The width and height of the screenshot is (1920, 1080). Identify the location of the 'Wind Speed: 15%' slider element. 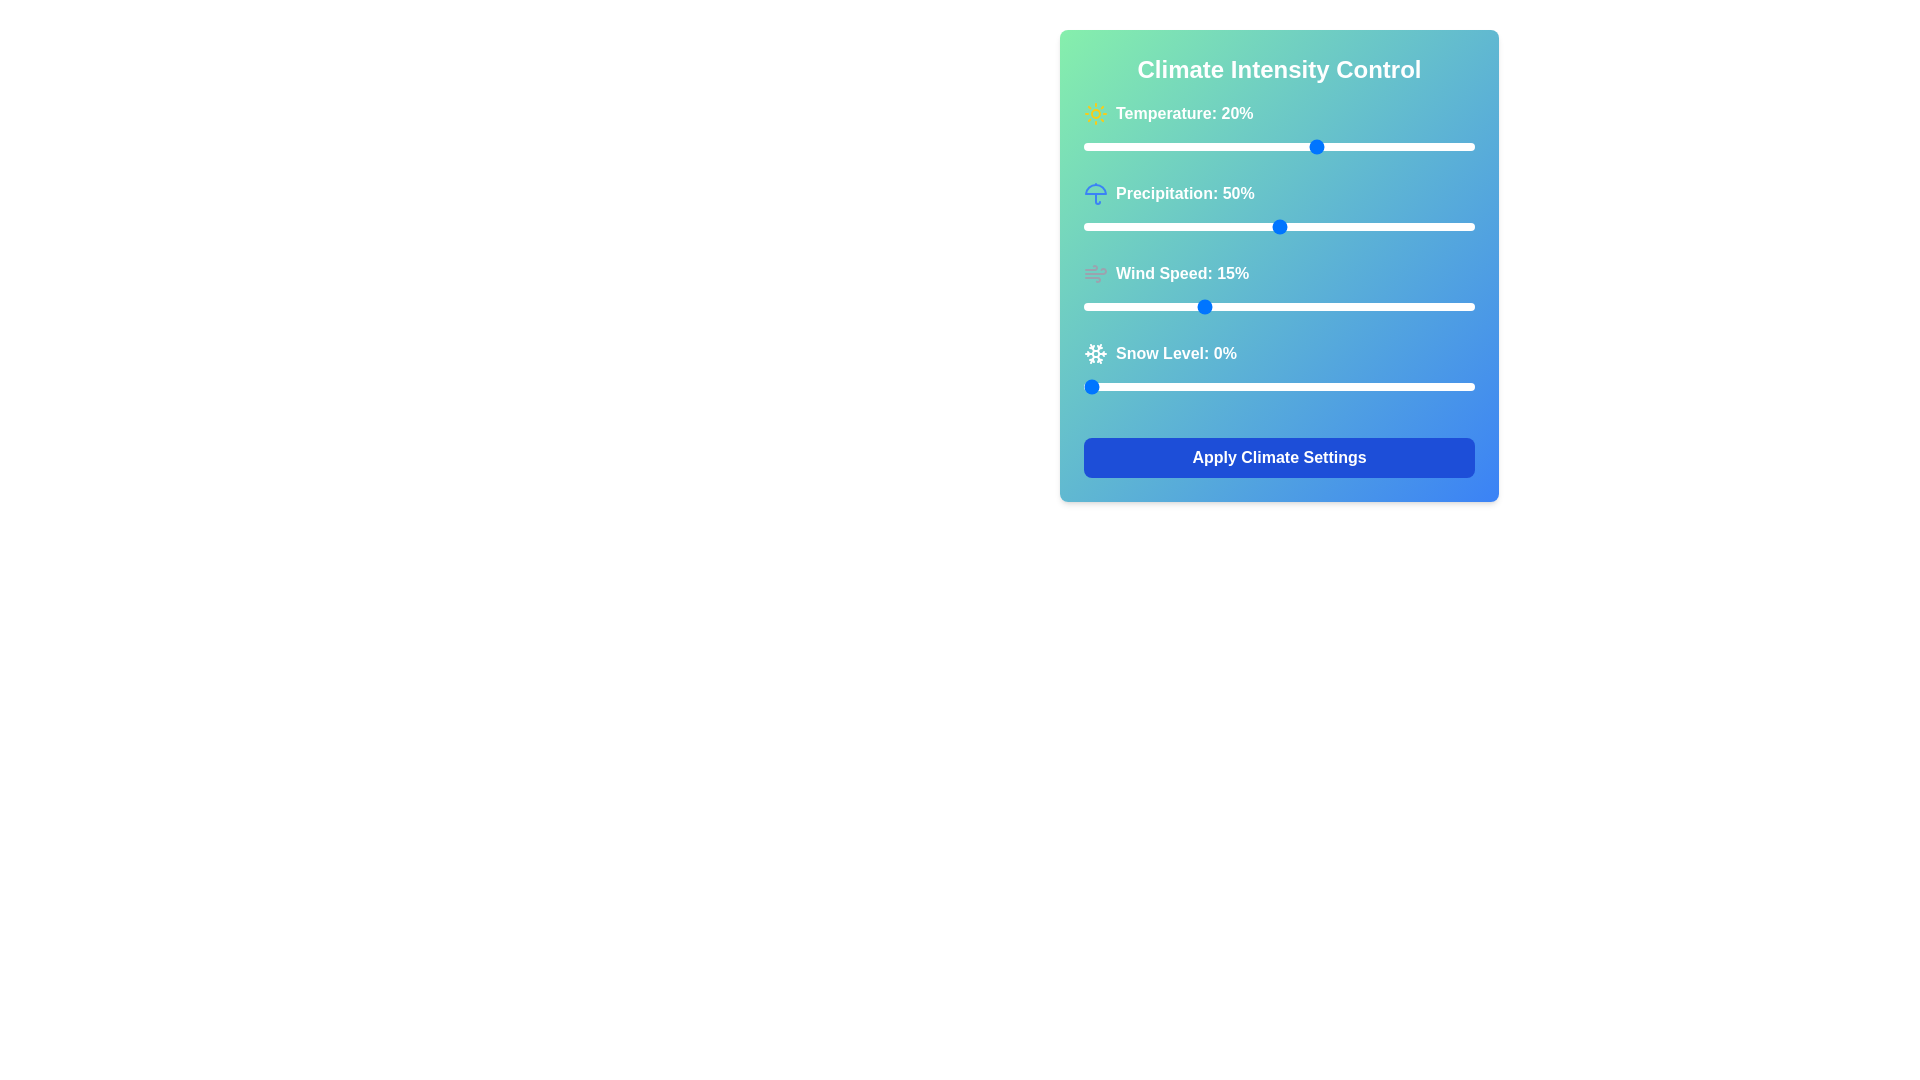
(1278, 289).